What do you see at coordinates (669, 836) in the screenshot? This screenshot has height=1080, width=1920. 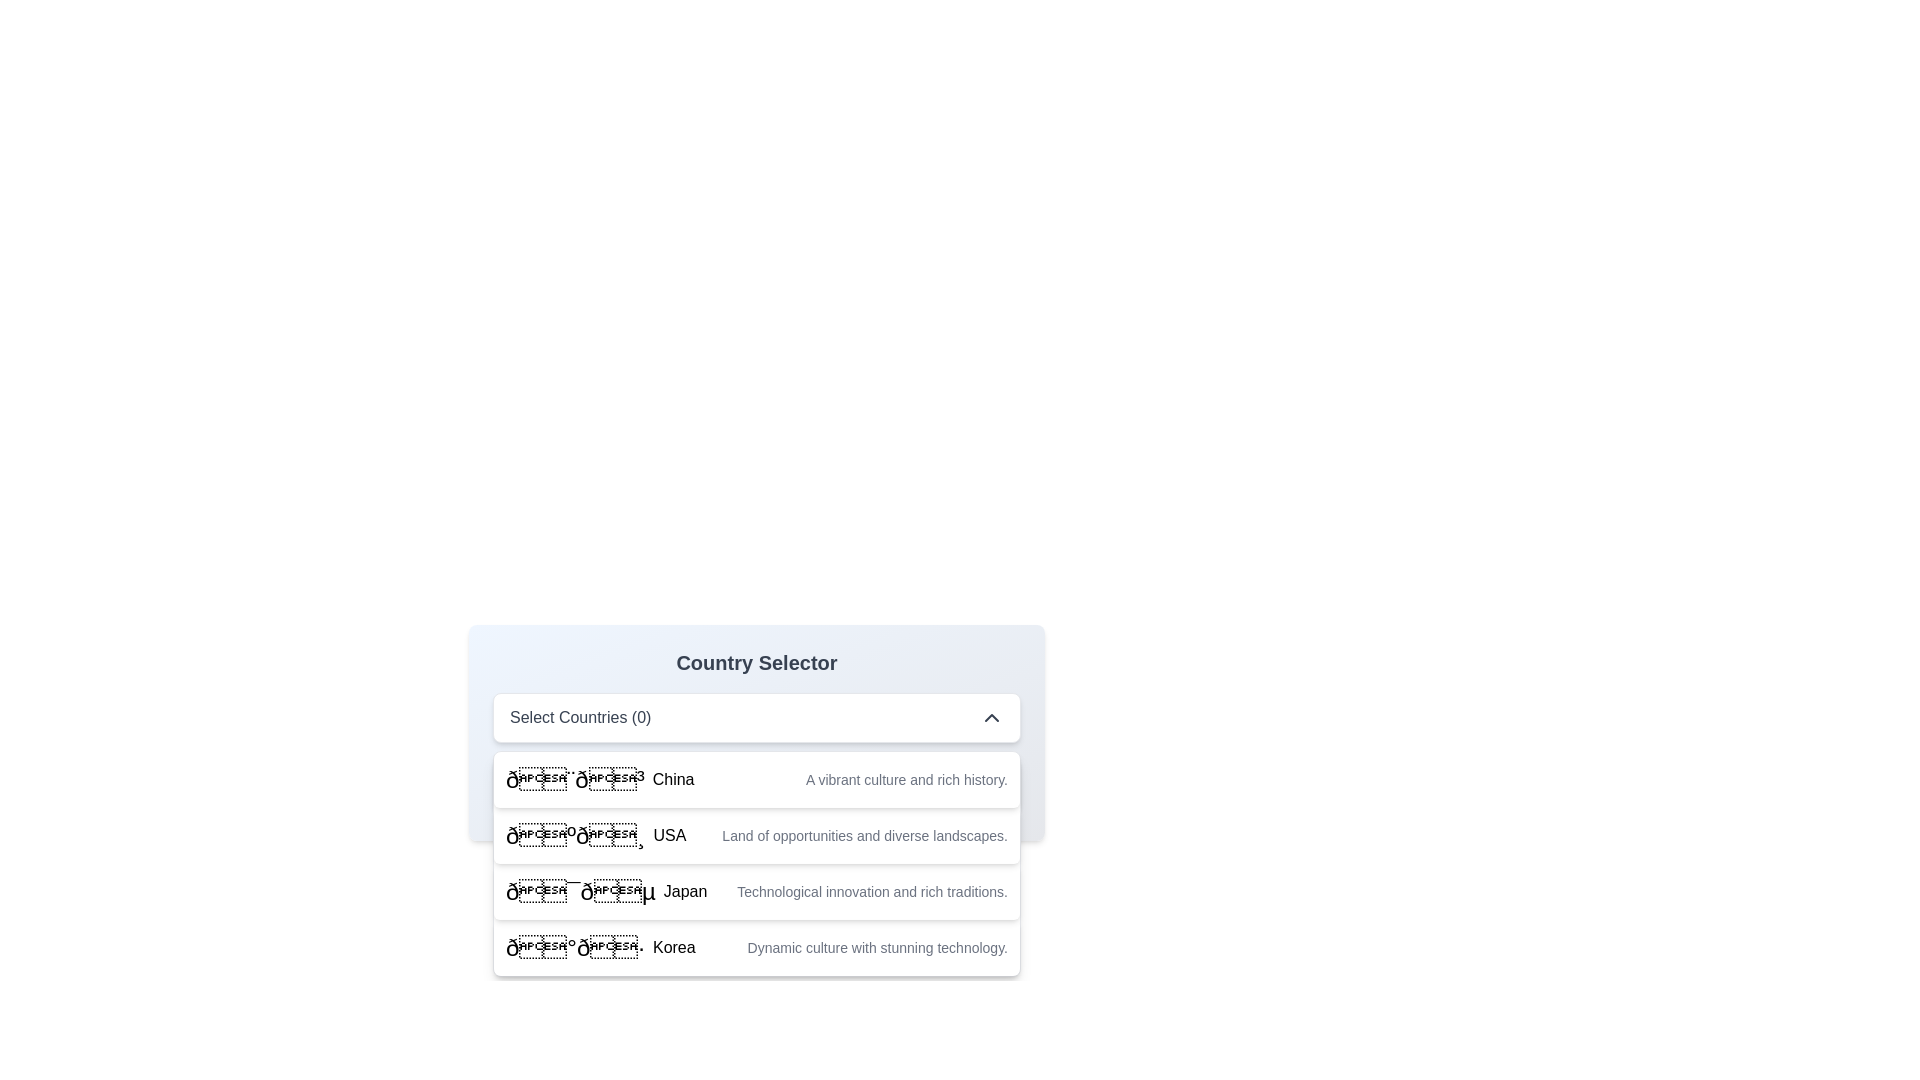 I see `the static text label displaying 'USA' in the country selection dropdown menu` at bounding box center [669, 836].